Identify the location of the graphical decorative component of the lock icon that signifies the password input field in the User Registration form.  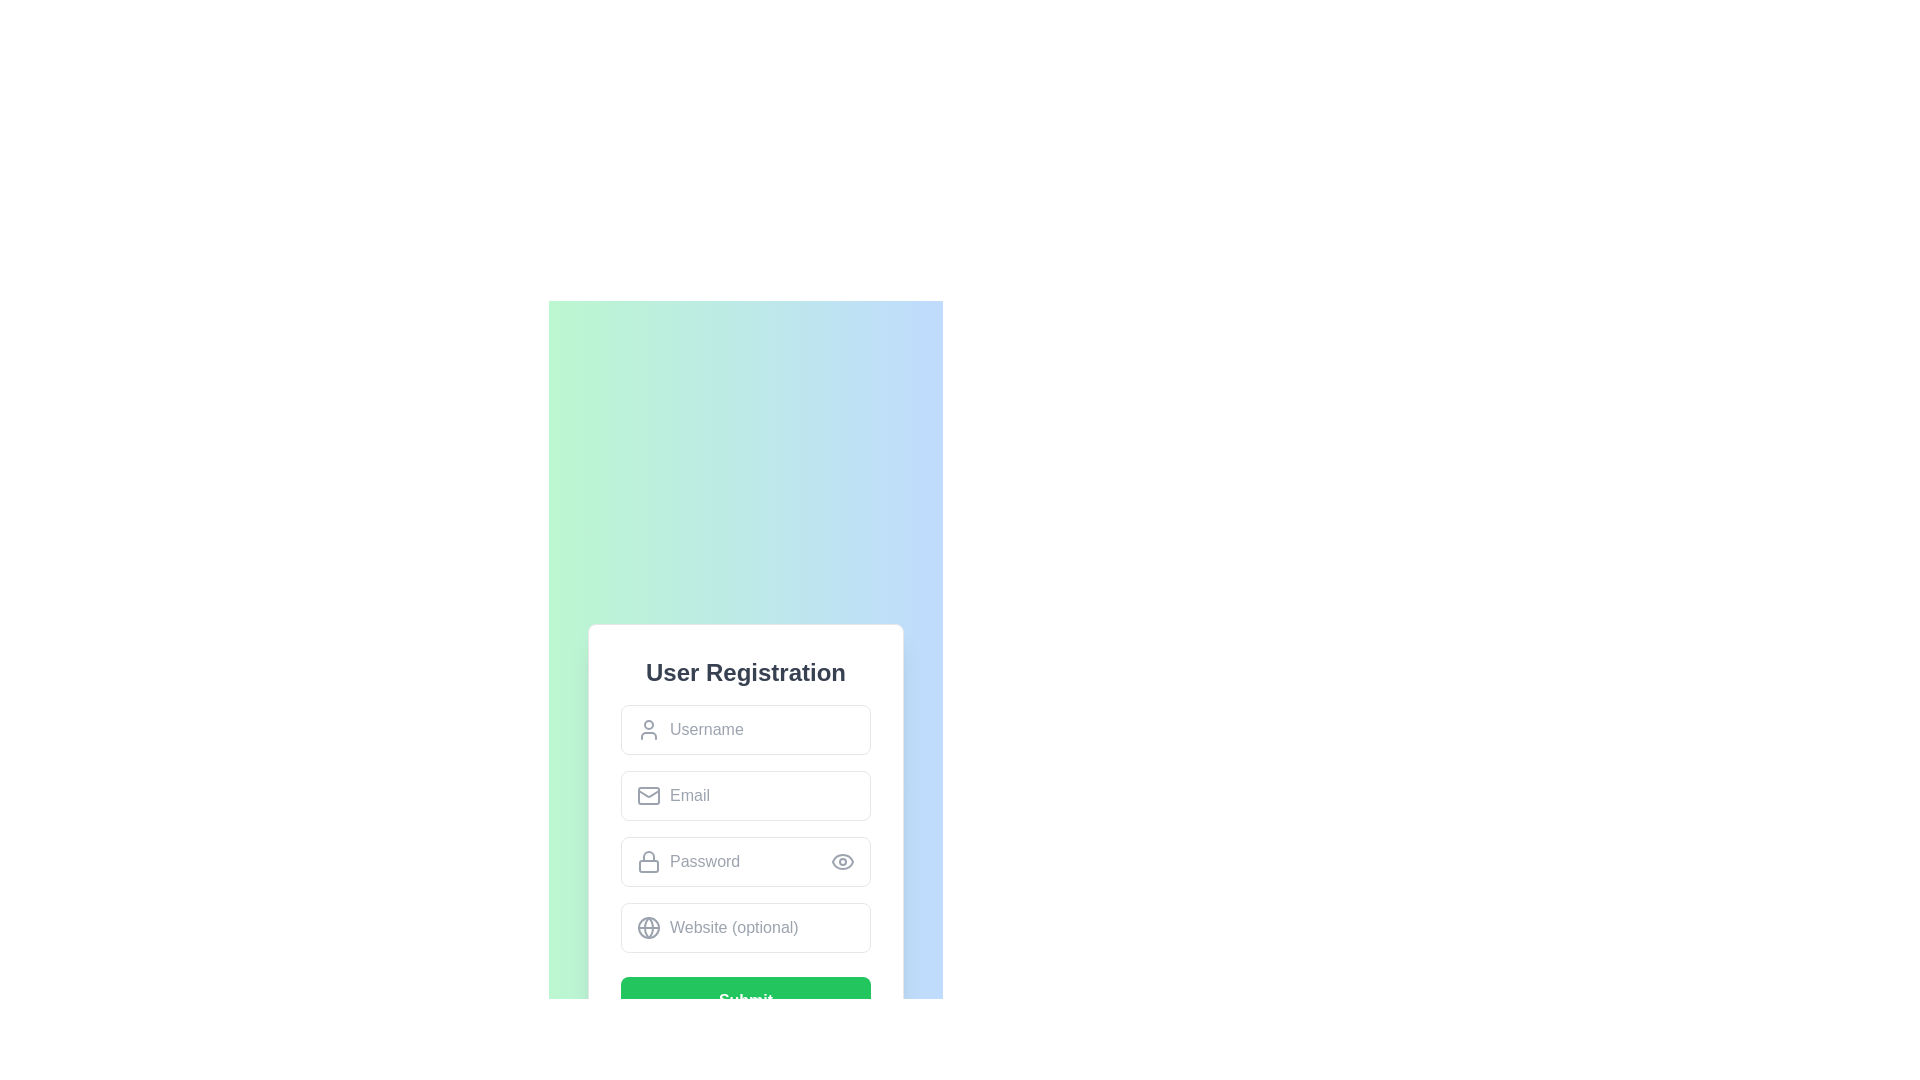
(648, 865).